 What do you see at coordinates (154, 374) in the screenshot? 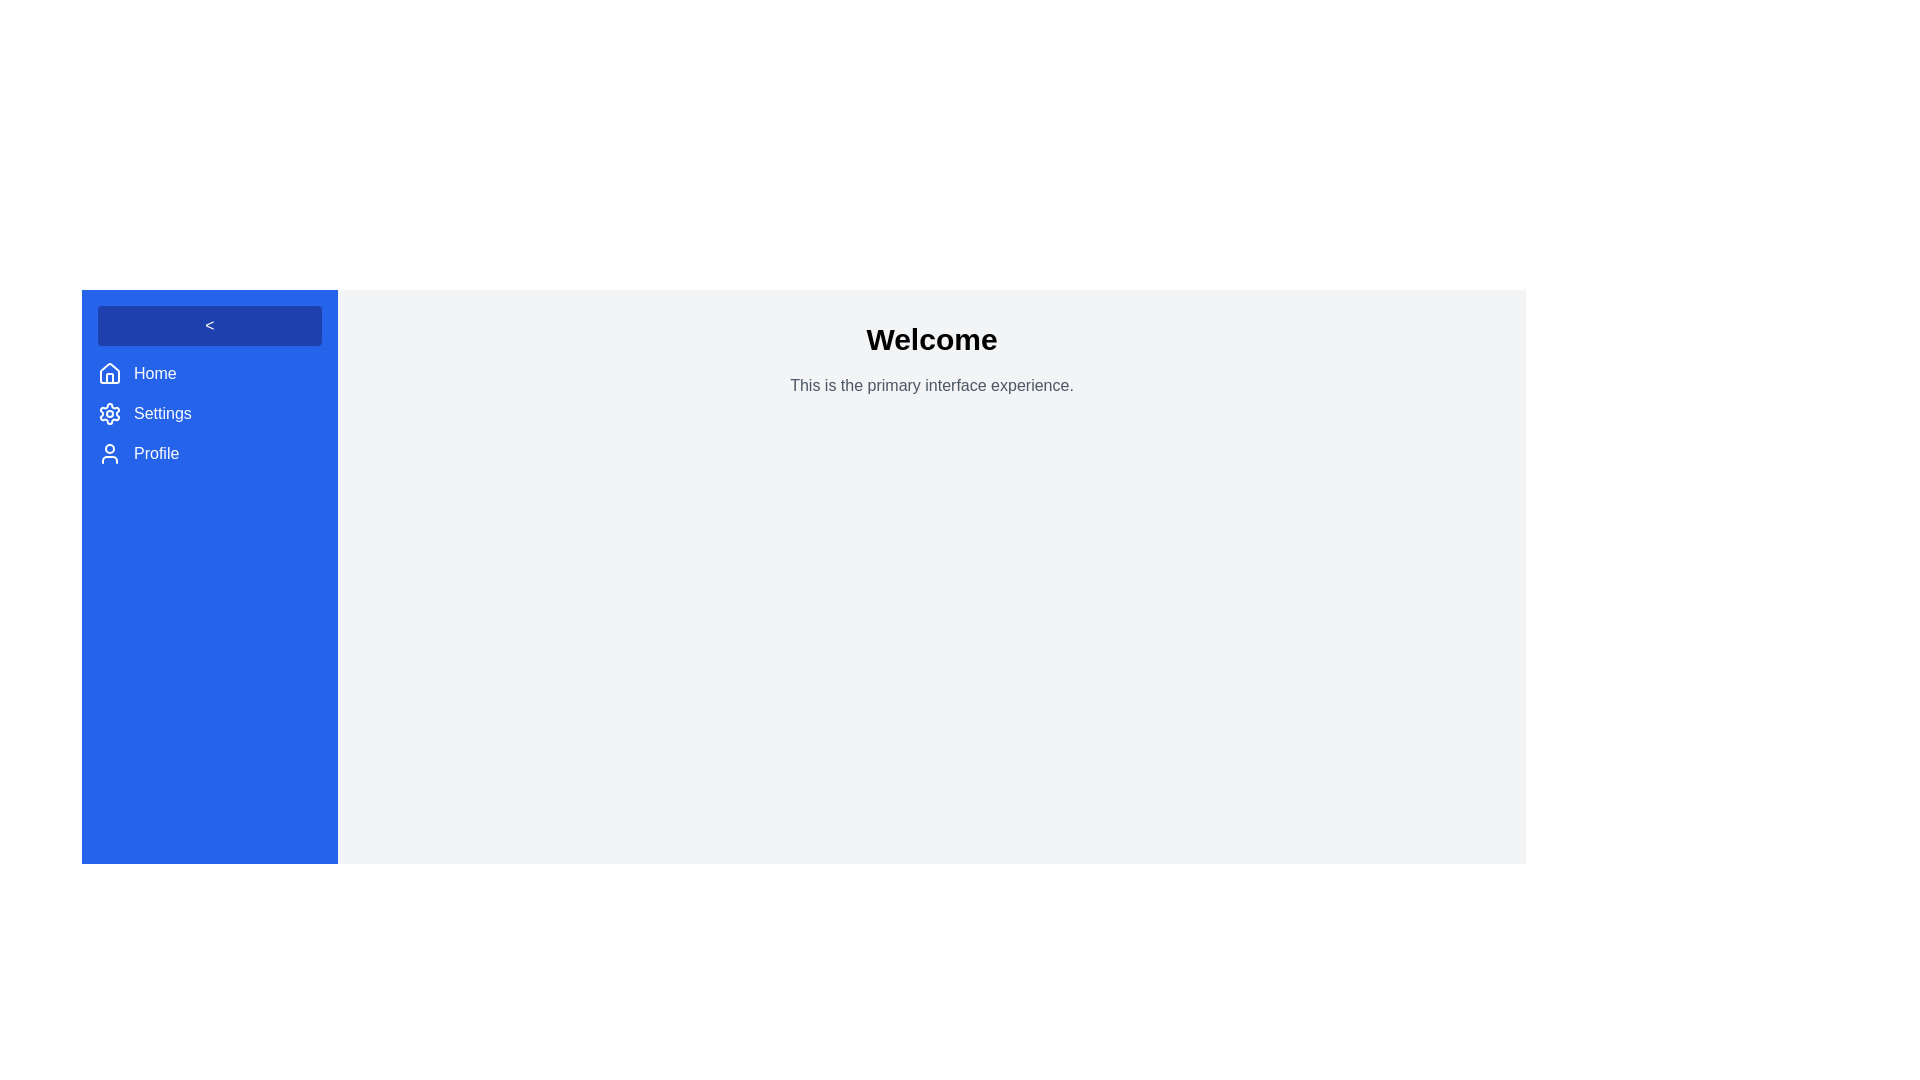
I see `the text label in the left sidebar navigation menu, which is located immediately after the house-shaped icon` at bounding box center [154, 374].